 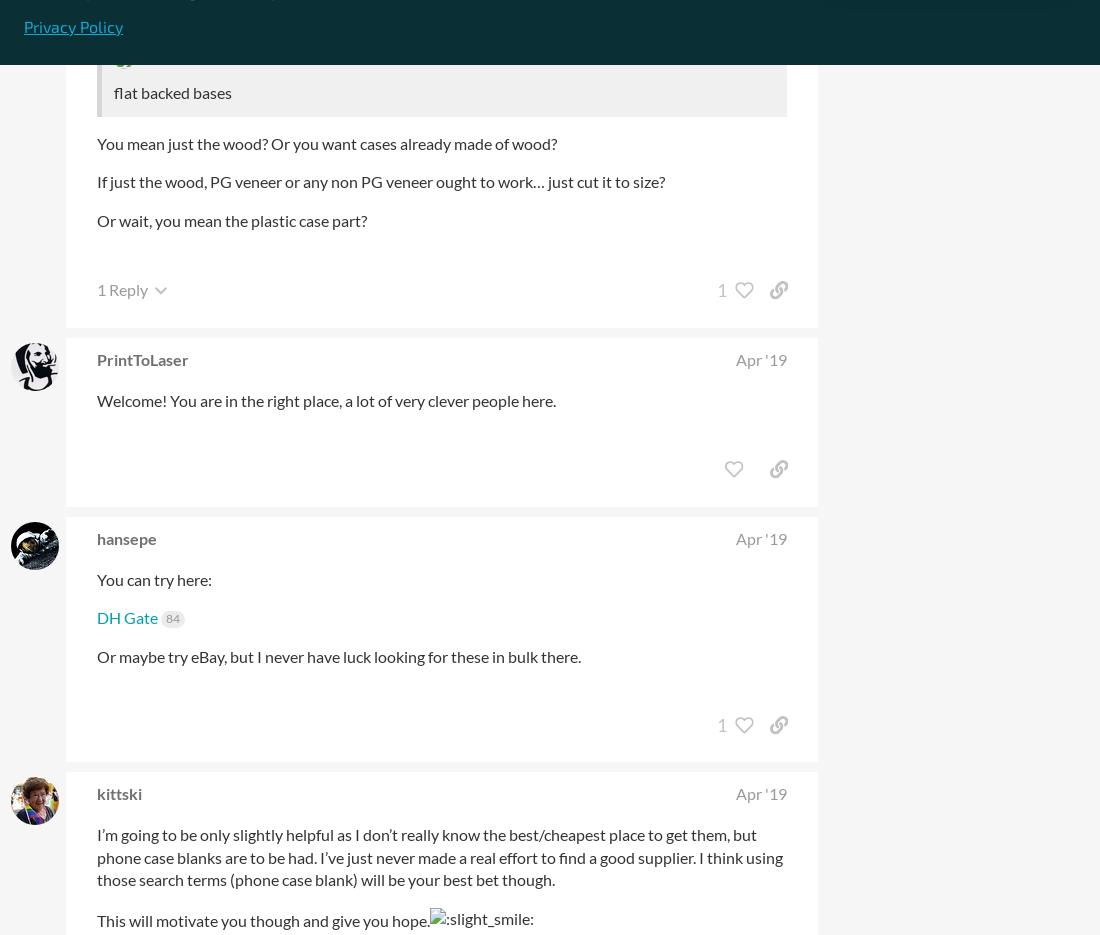 What do you see at coordinates (97, 142) in the screenshot?
I see `'You mean just the wood?  Or you want cases already made of wood?'` at bounding box center [97, 142].